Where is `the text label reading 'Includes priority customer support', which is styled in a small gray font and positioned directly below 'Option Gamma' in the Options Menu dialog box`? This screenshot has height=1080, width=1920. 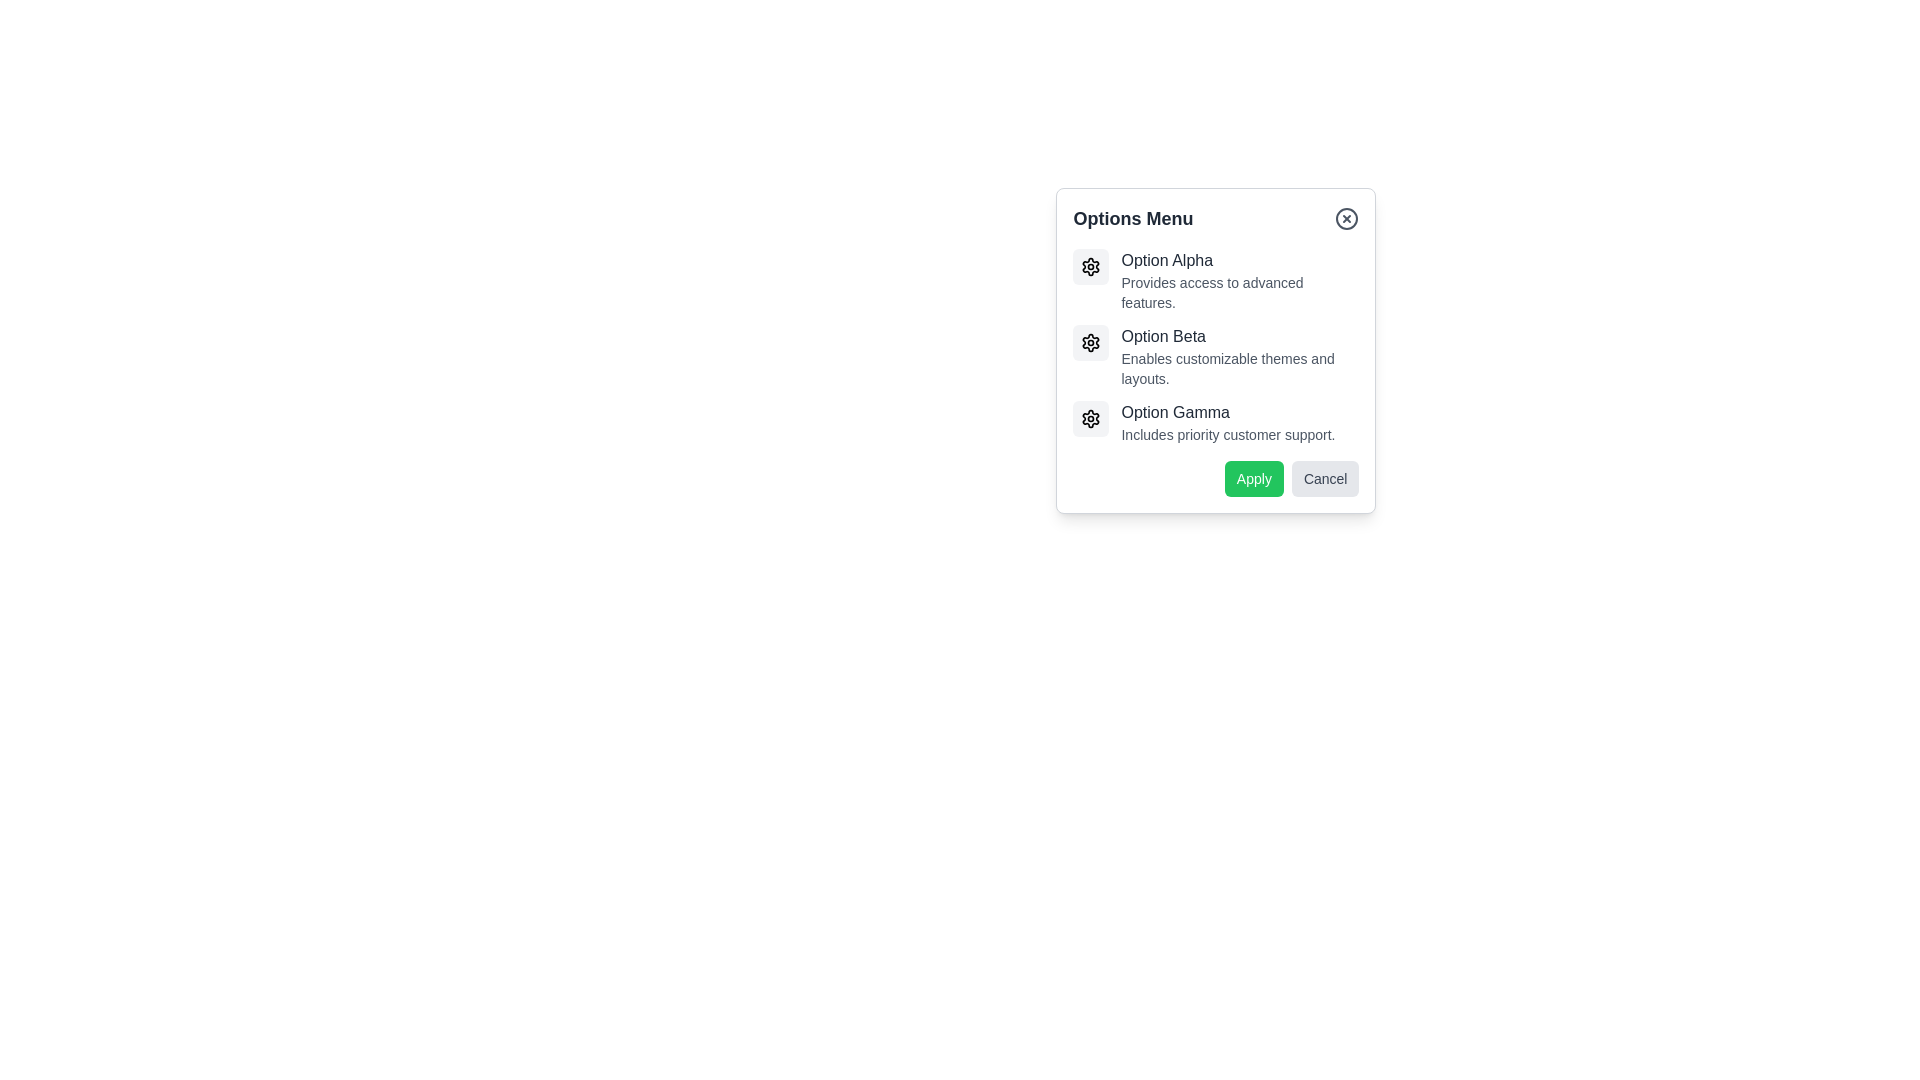
the text label reading 'Includes priority customer support', which is styled in a small gray font and positioned directly below 'Option Gamma' in the Options Menu dialog box is located at coordinates (1227, 434).